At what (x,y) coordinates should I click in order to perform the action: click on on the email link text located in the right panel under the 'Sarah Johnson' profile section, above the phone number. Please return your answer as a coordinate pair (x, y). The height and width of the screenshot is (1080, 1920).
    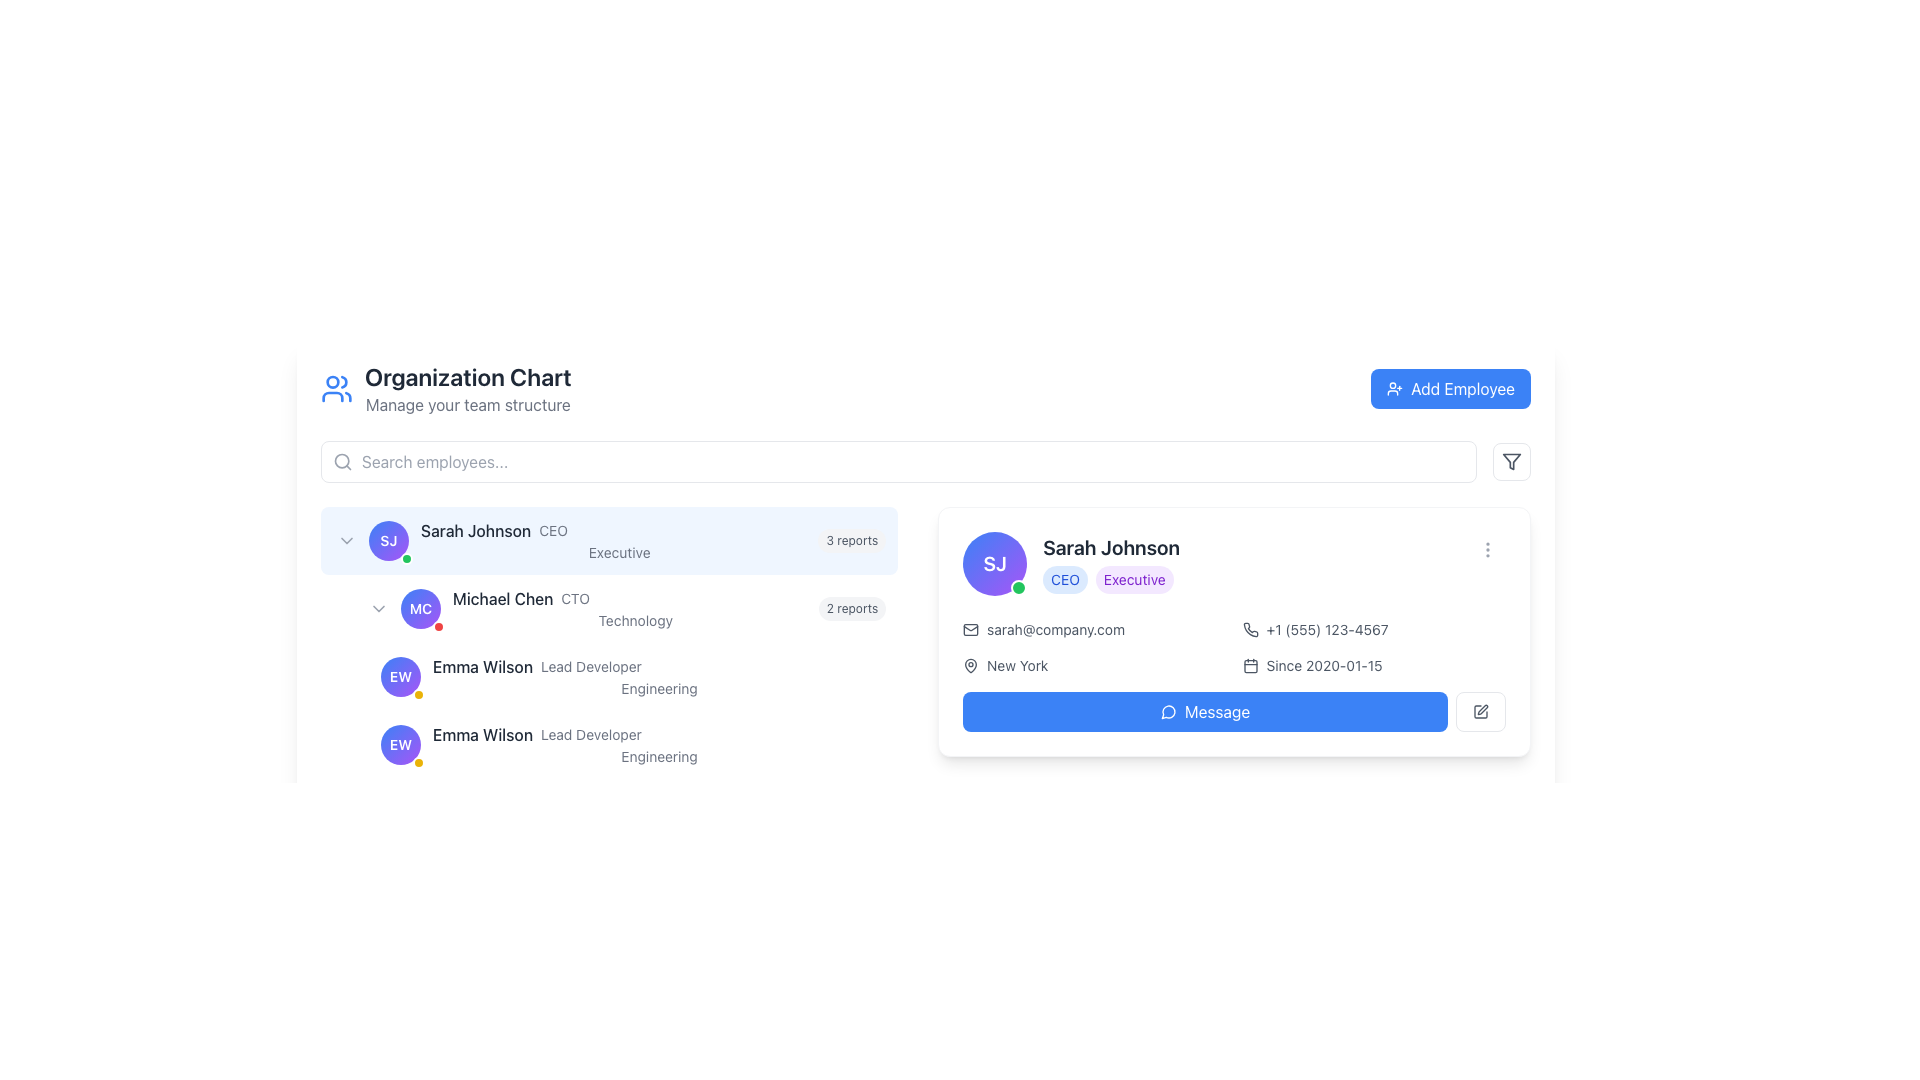
    Looking at the image, I should click on (1093, 628).